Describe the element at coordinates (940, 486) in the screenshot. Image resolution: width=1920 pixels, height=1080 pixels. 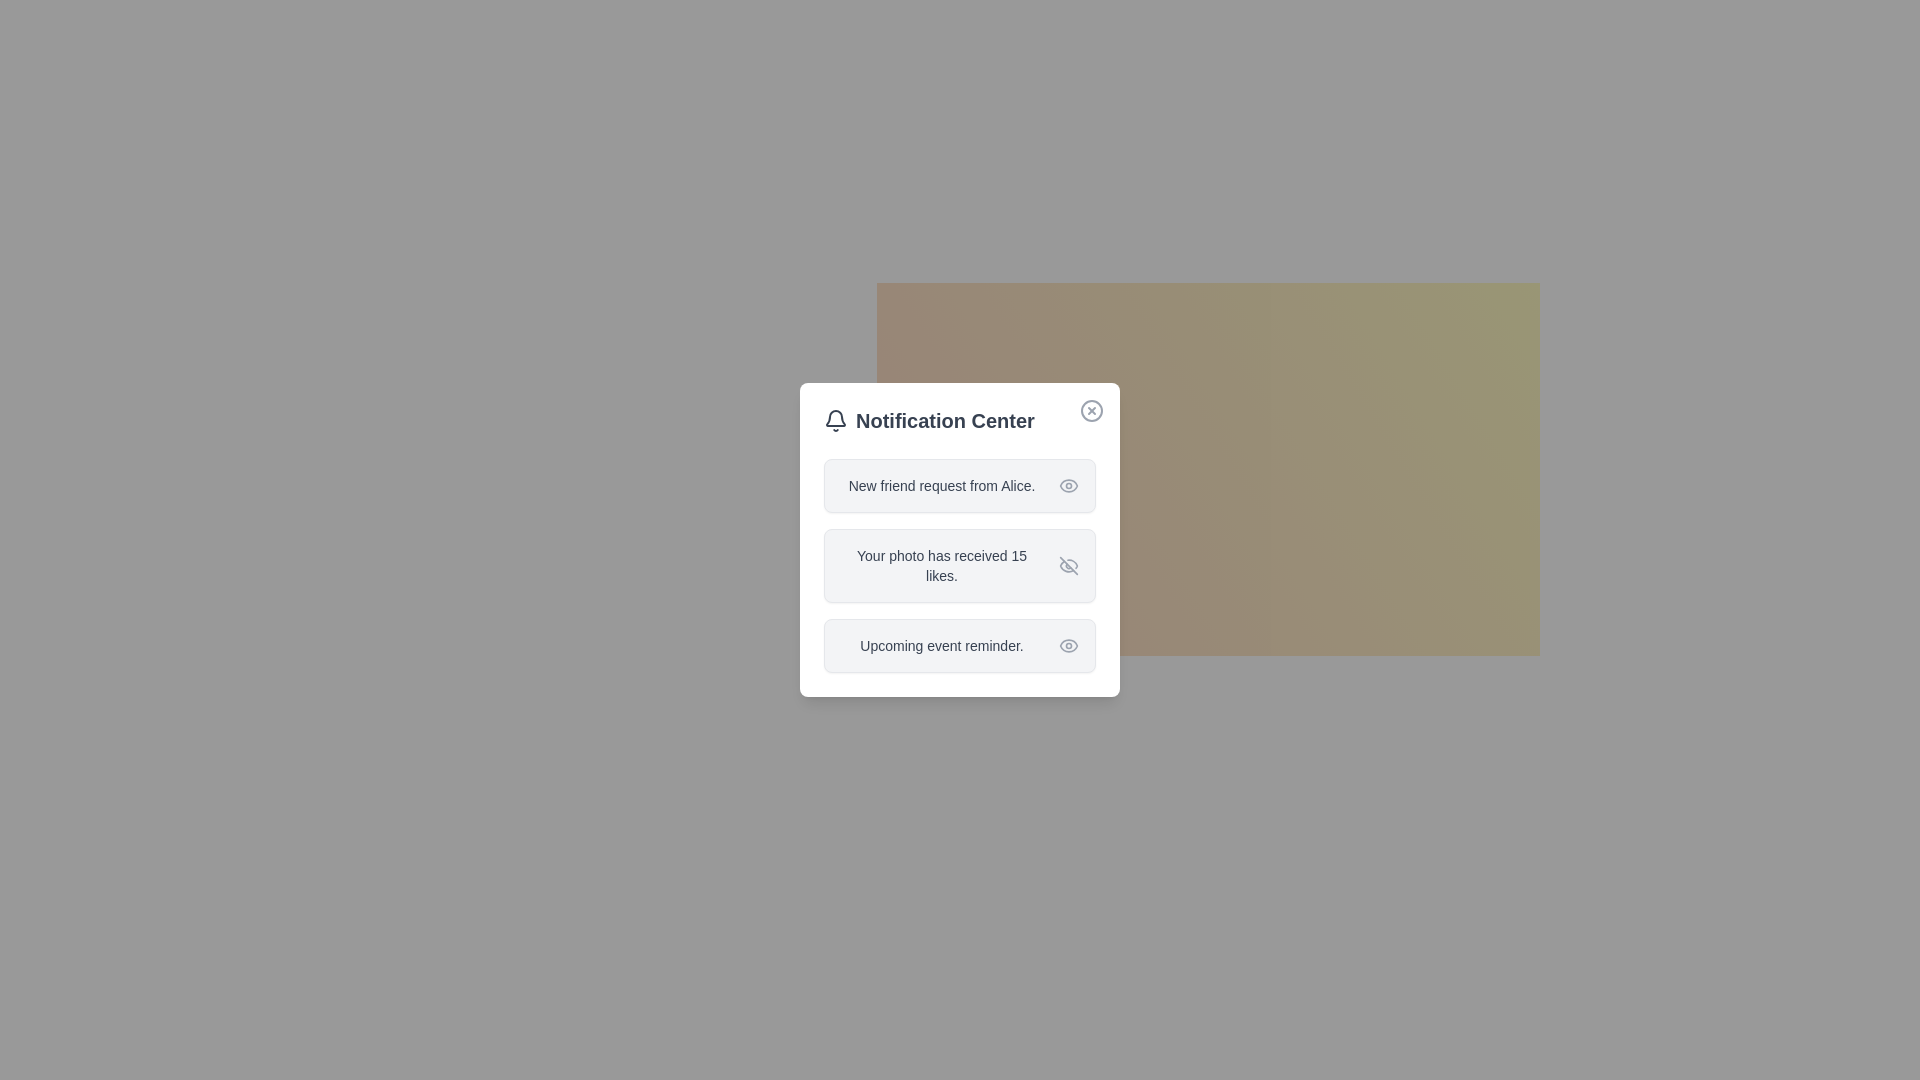
I see `the text label element displaying 'New friend request from Alice.' within the notification card` at that location.